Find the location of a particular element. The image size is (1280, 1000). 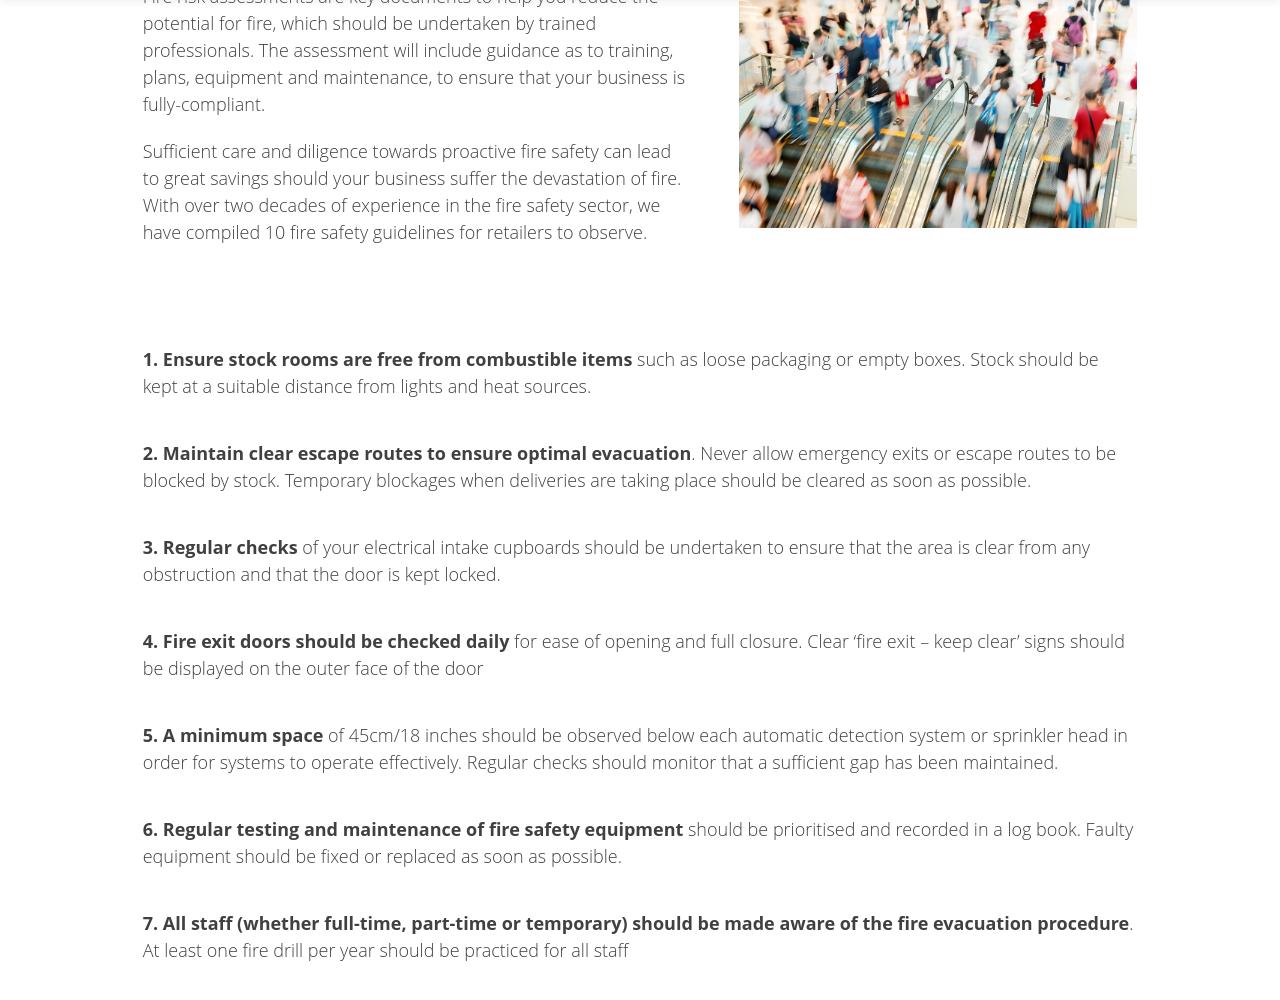

'4. Fire exit doors should be checked daily' is located at coordinates (325, 640).